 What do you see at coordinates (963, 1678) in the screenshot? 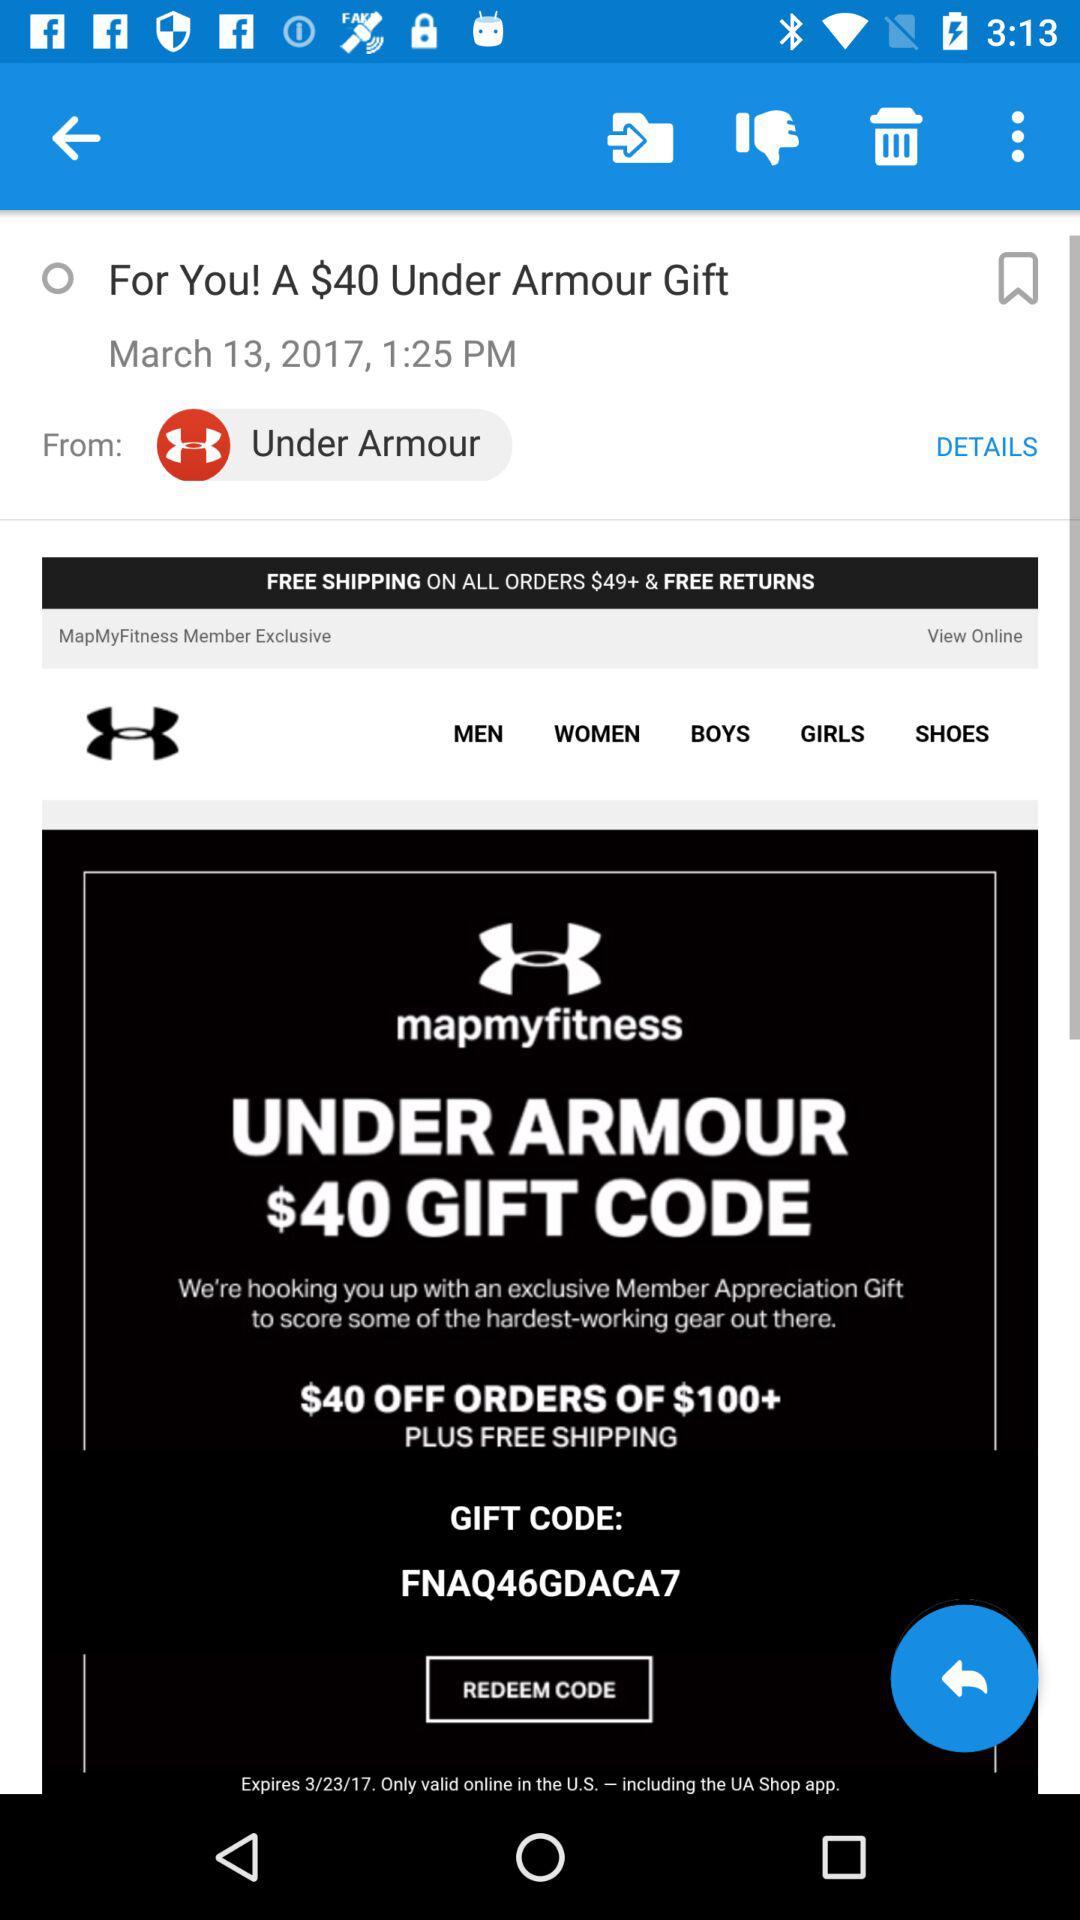
I see `send button` at bounding box center [963, 1678].